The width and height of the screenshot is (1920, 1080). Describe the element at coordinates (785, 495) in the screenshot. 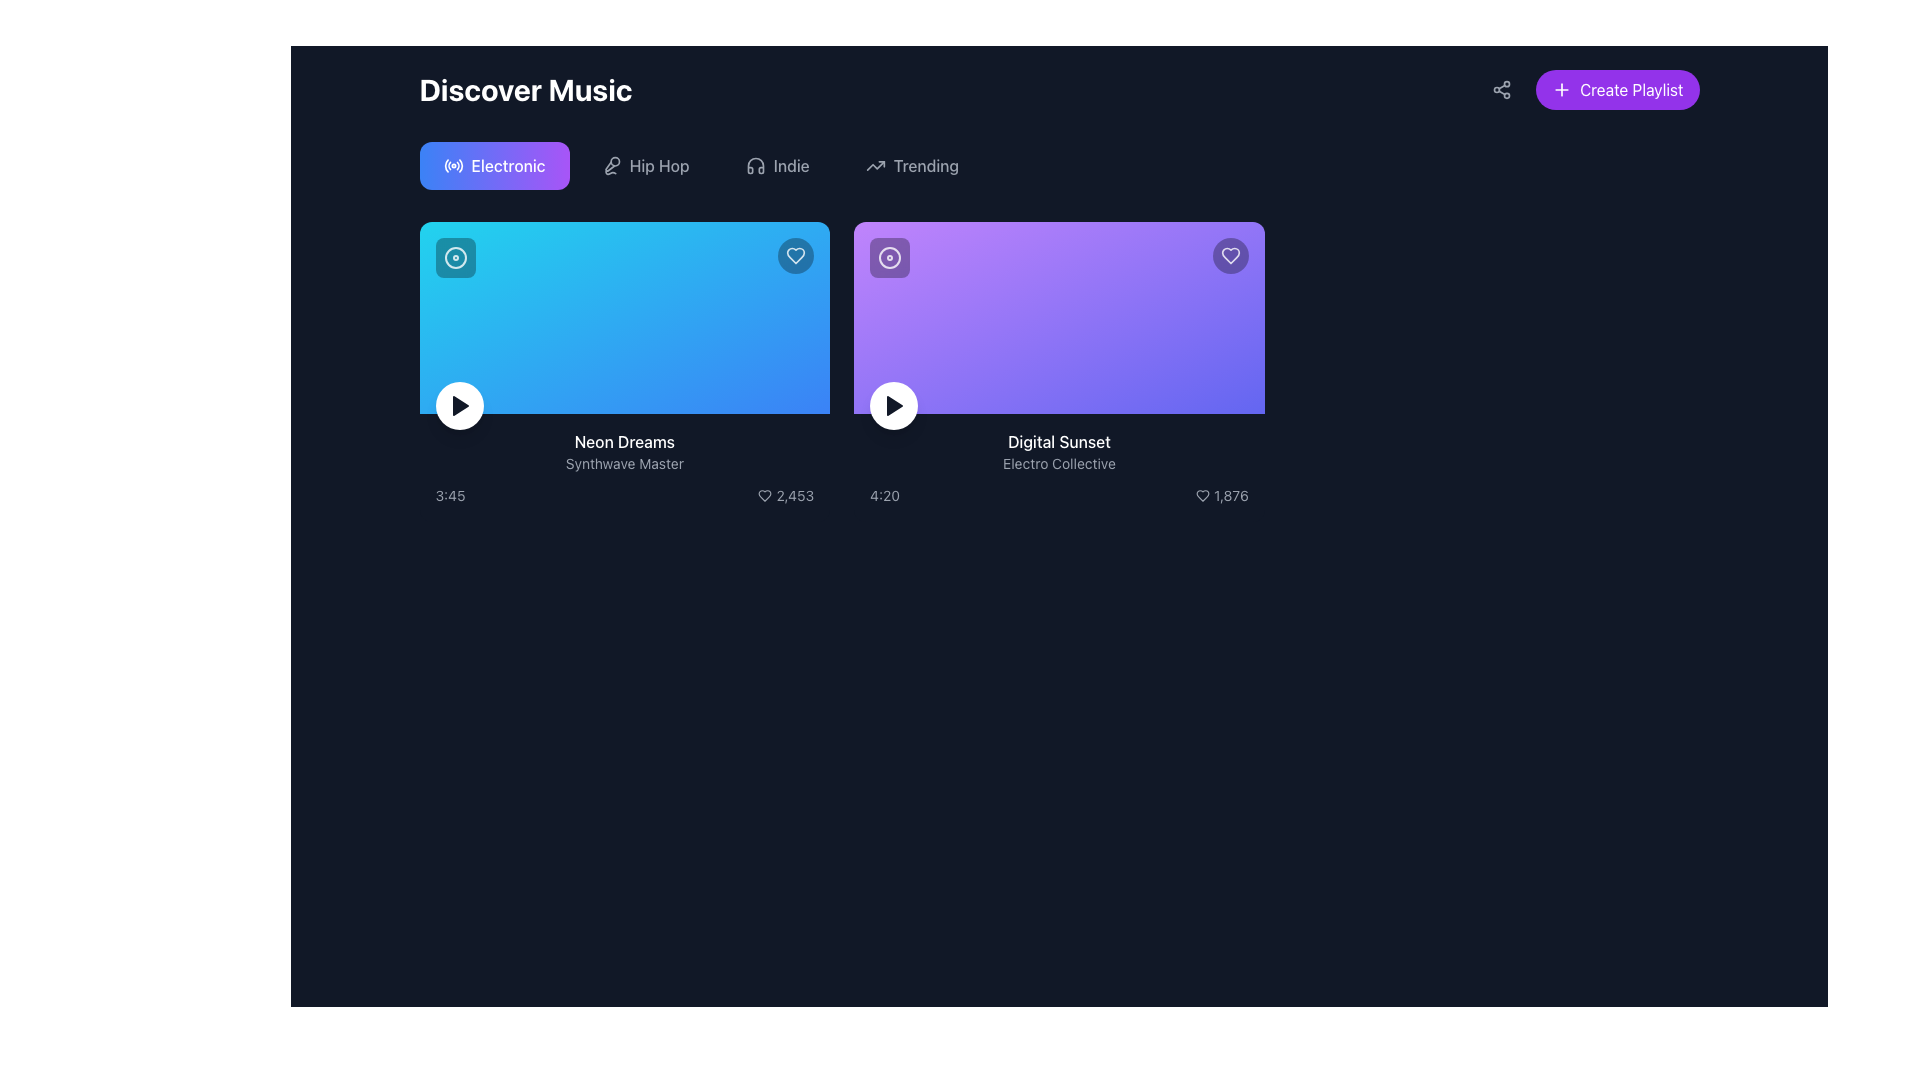

I see `the heart icon of the likes counter displaying '2,453' to like the content for the 'Neon Dreams' song` at that location.